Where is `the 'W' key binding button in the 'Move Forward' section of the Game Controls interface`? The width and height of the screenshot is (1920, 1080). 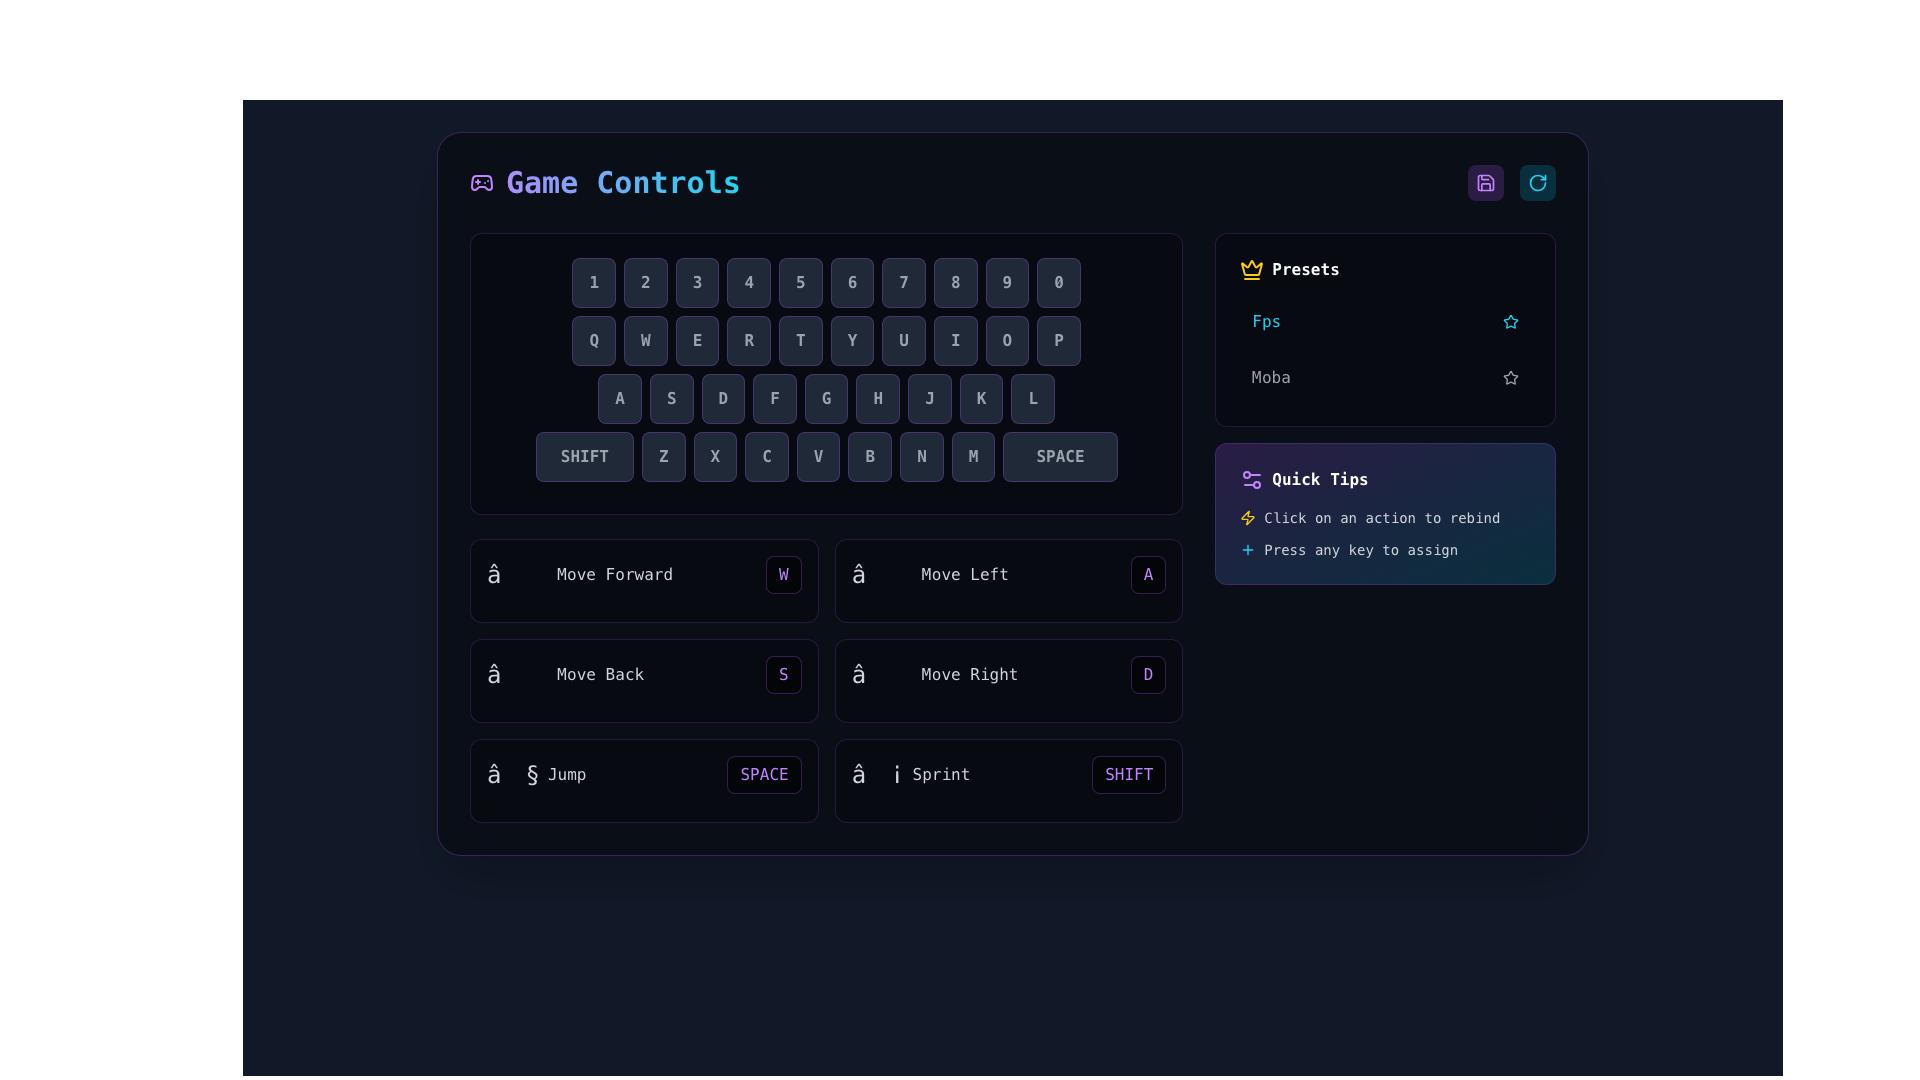
the 'W' key binding button in the 'Move Forward' section of the Game Controls interface is located at coordinates (782, 574).